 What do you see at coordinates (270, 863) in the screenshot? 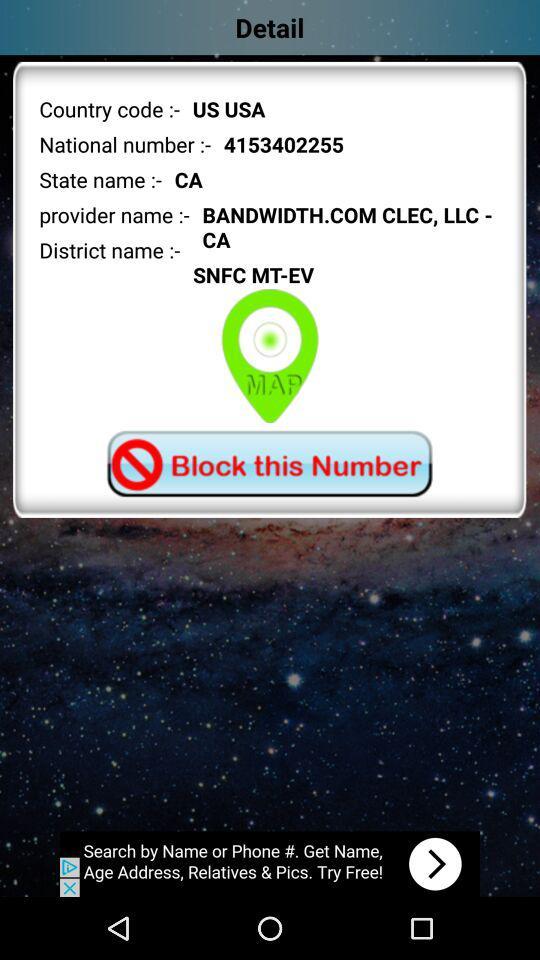
I see `this is an advertisement you can close it in the bottom left corner` at bounding box center [270, 863].